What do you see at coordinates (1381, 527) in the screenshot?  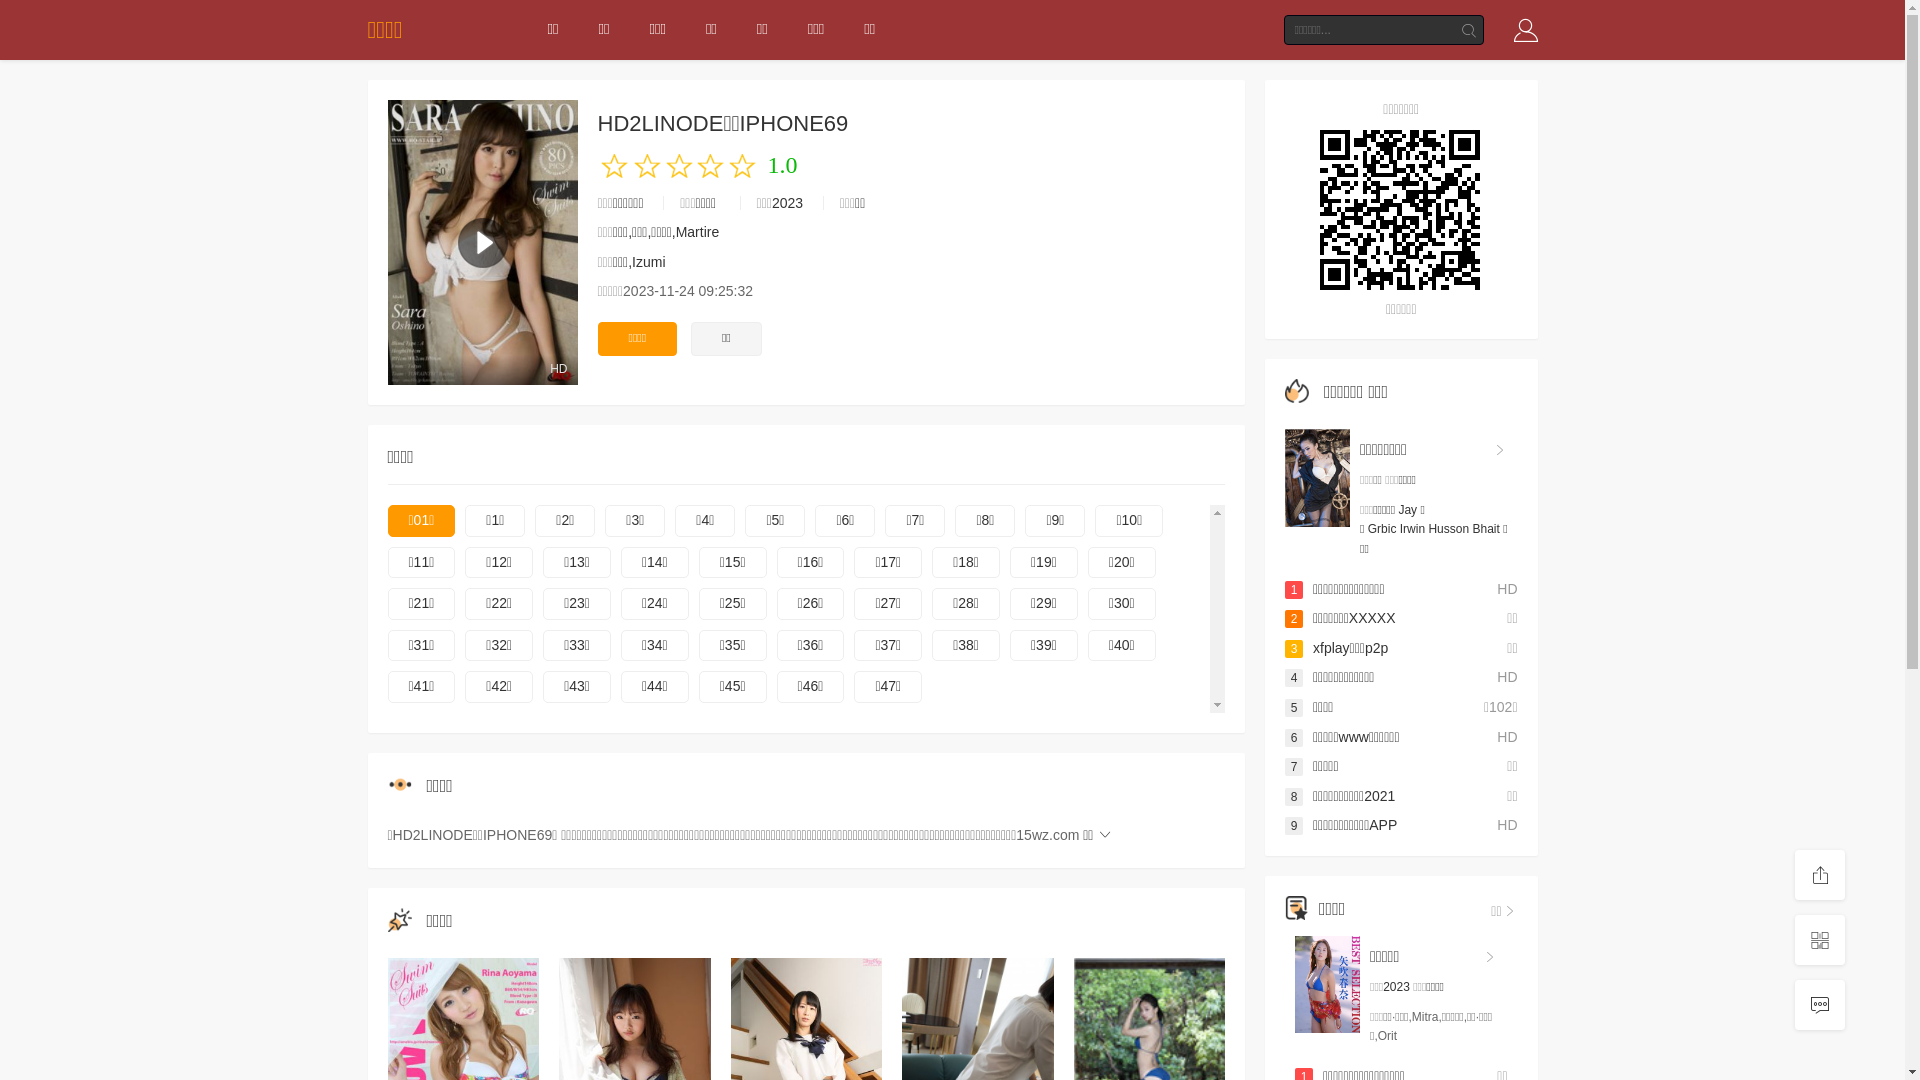 I see `'Grbic'` at bounding box center [1381, 527].